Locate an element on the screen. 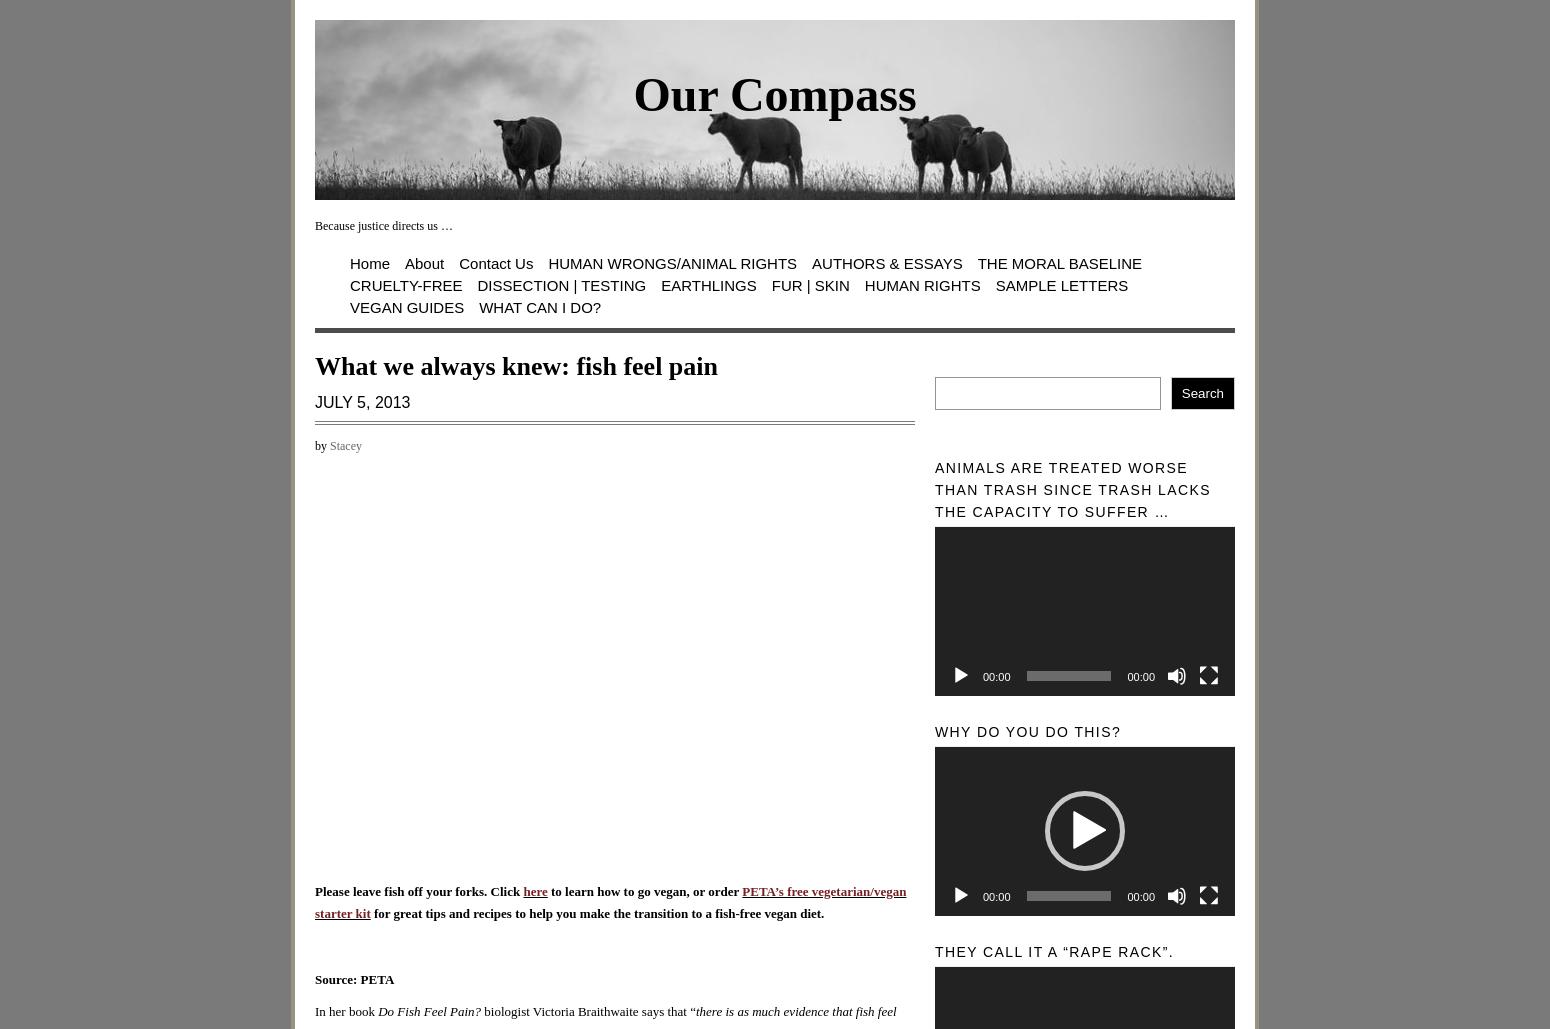 The height and width of the screenshot is (1029, 1550). 'What we always knew: fish feel pain' is located at coordinates (515, 366).